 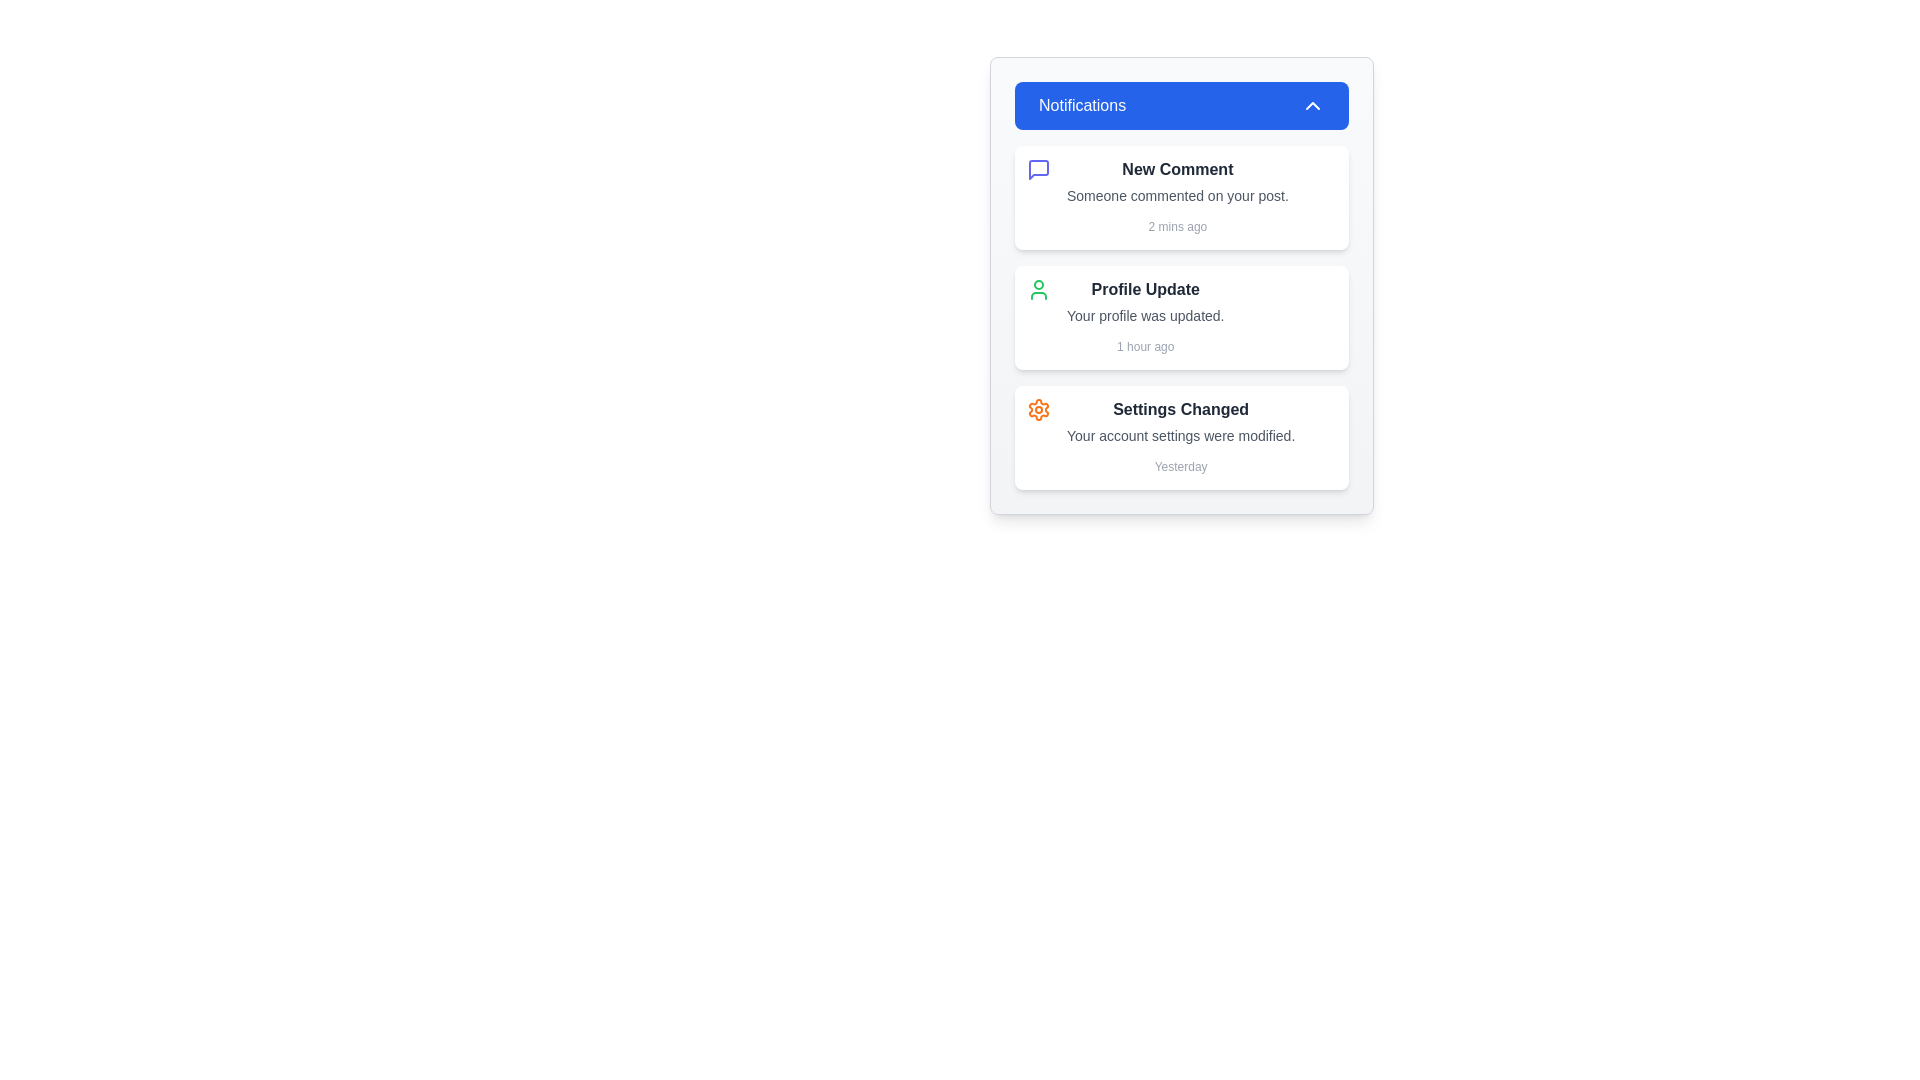 What do you see at coordinates (1181, 197) in the screenshot?
I see `the first notification card in the notification list` at bounding box center [1181, 197].